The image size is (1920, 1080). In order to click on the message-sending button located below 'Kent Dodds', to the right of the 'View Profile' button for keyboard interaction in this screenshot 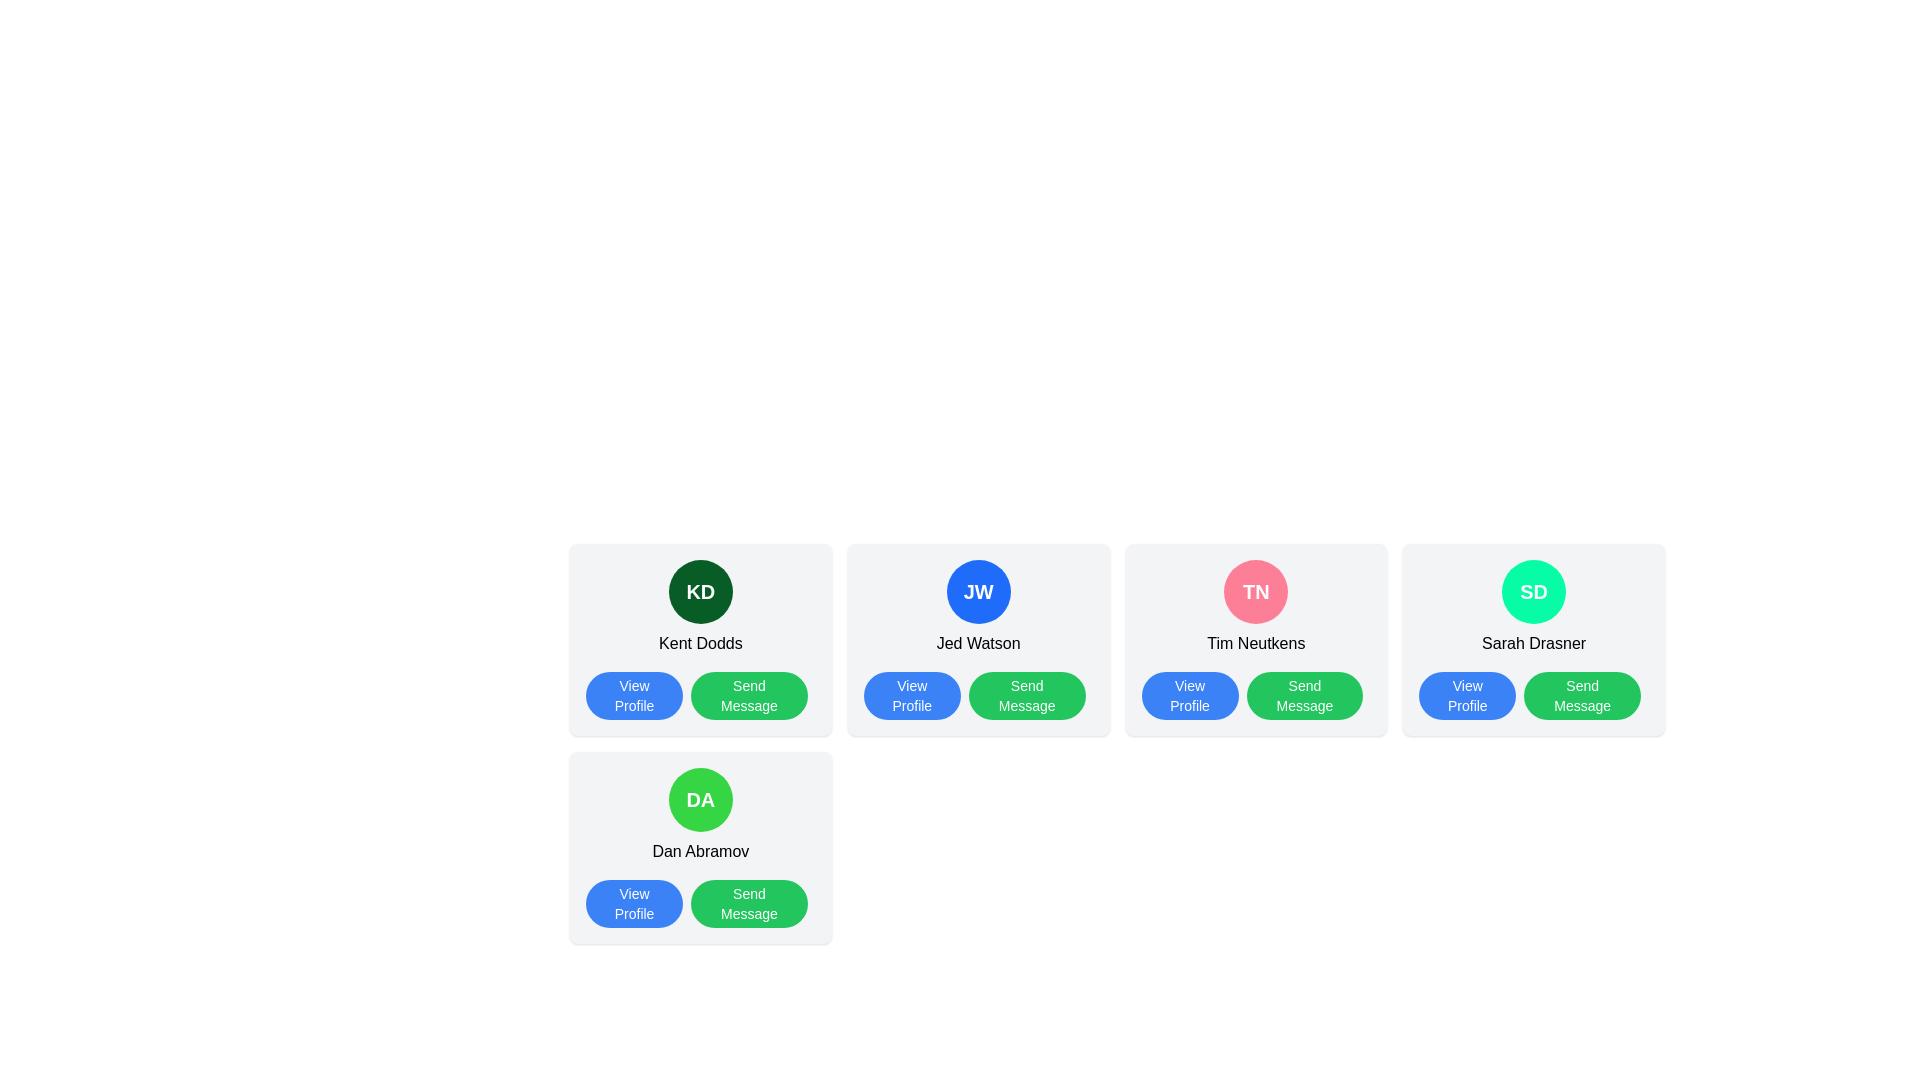, I will do `click(748, 694)`.